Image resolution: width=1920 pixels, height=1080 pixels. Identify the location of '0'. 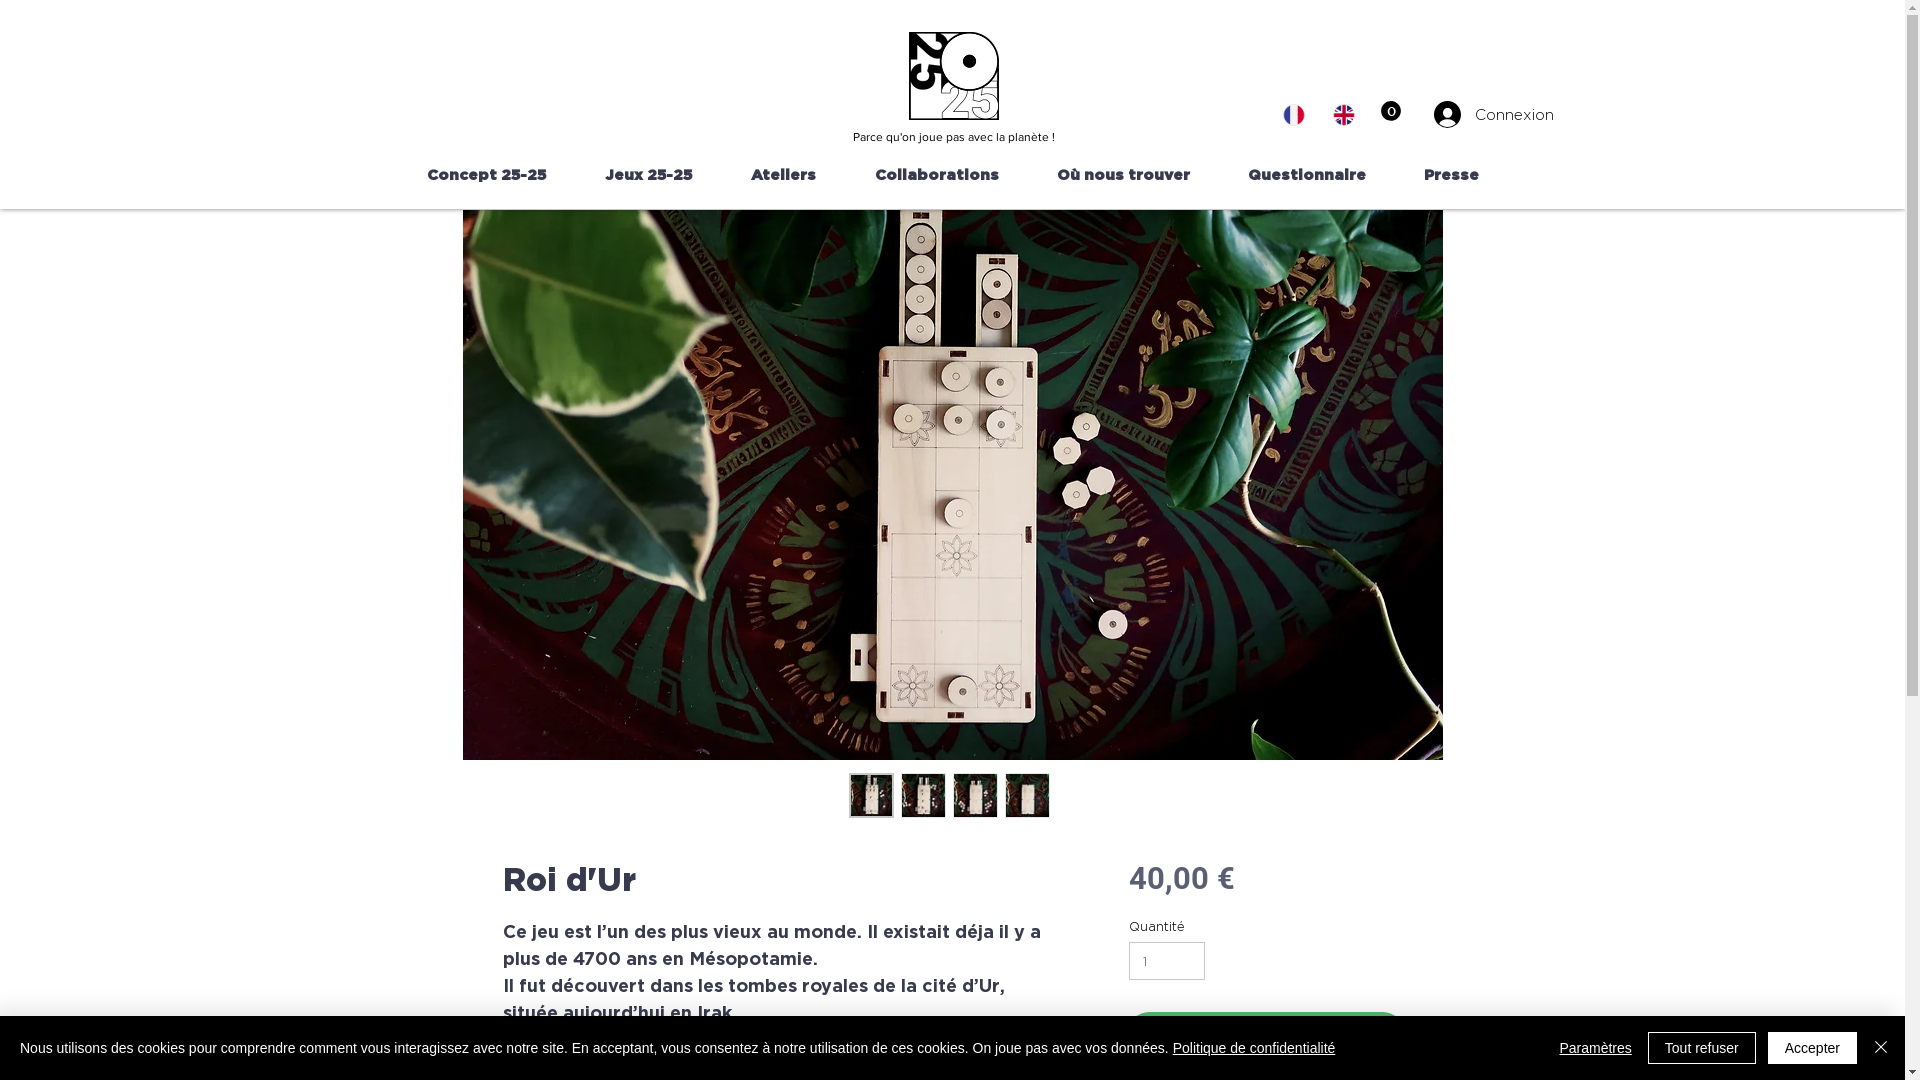
(1379, 111).